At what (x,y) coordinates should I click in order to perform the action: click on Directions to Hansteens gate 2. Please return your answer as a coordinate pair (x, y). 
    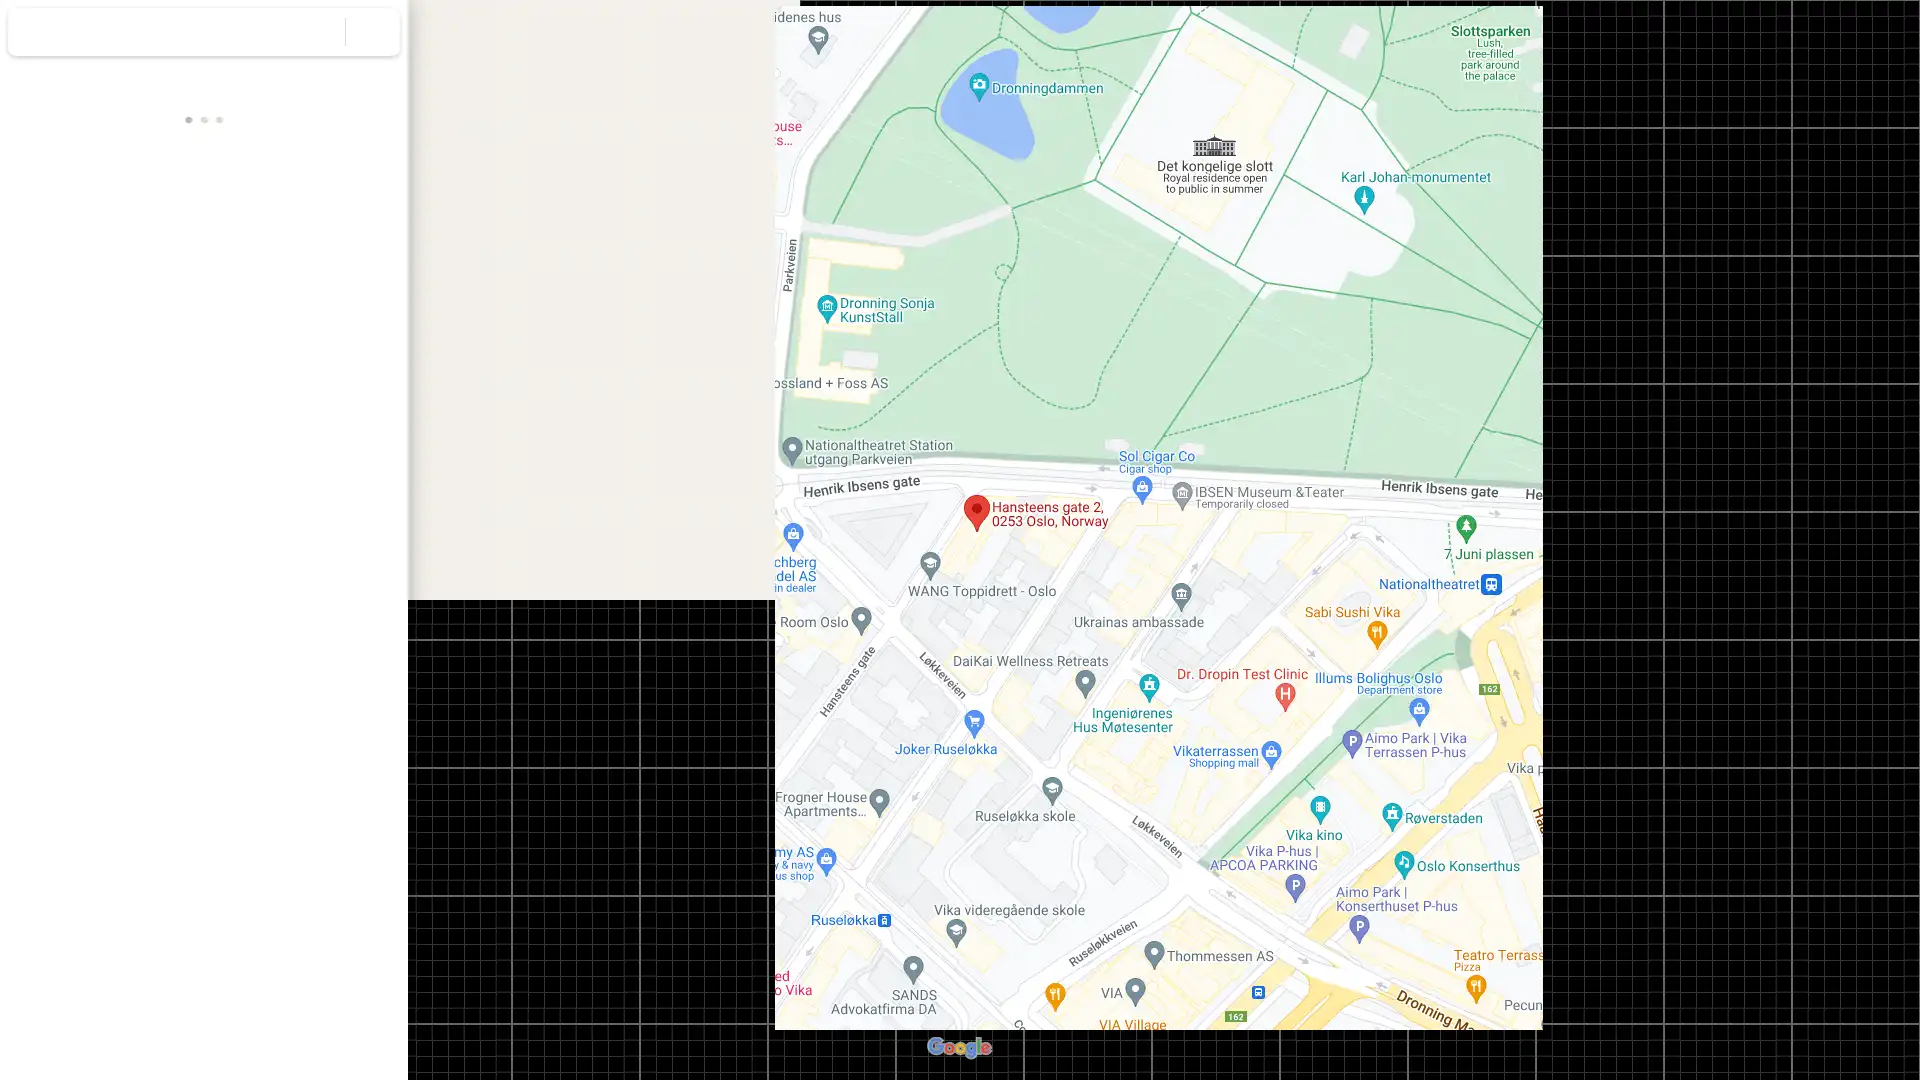
    Looking at the image, I should click on (57, 401).